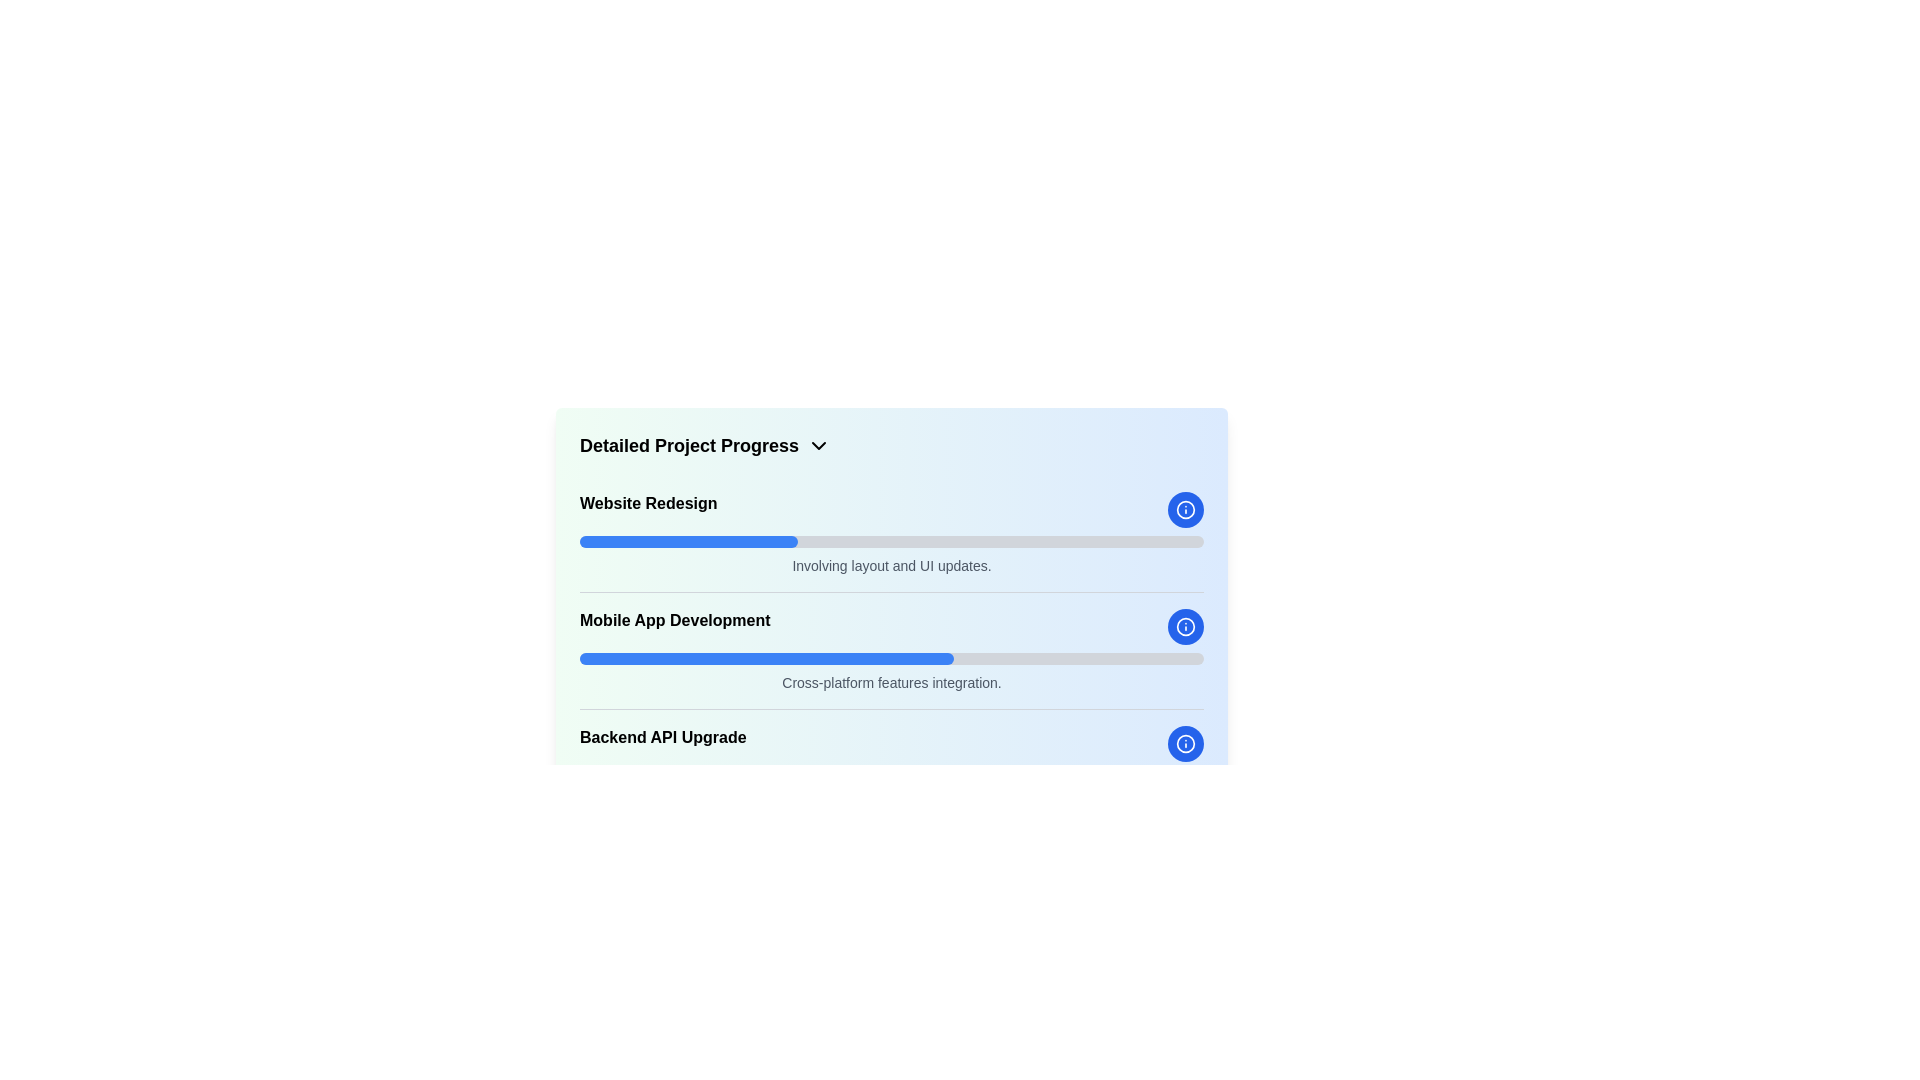 Image resolution: width=1920 pixels, height=1080 pixels. Describe the element at coordinates (891, 659) in the screenshot. I see `the progress bar that displays 60% completion, located below the 'Mobile App Development' text and above the 'Cross-platform features integration.' text` at that location.